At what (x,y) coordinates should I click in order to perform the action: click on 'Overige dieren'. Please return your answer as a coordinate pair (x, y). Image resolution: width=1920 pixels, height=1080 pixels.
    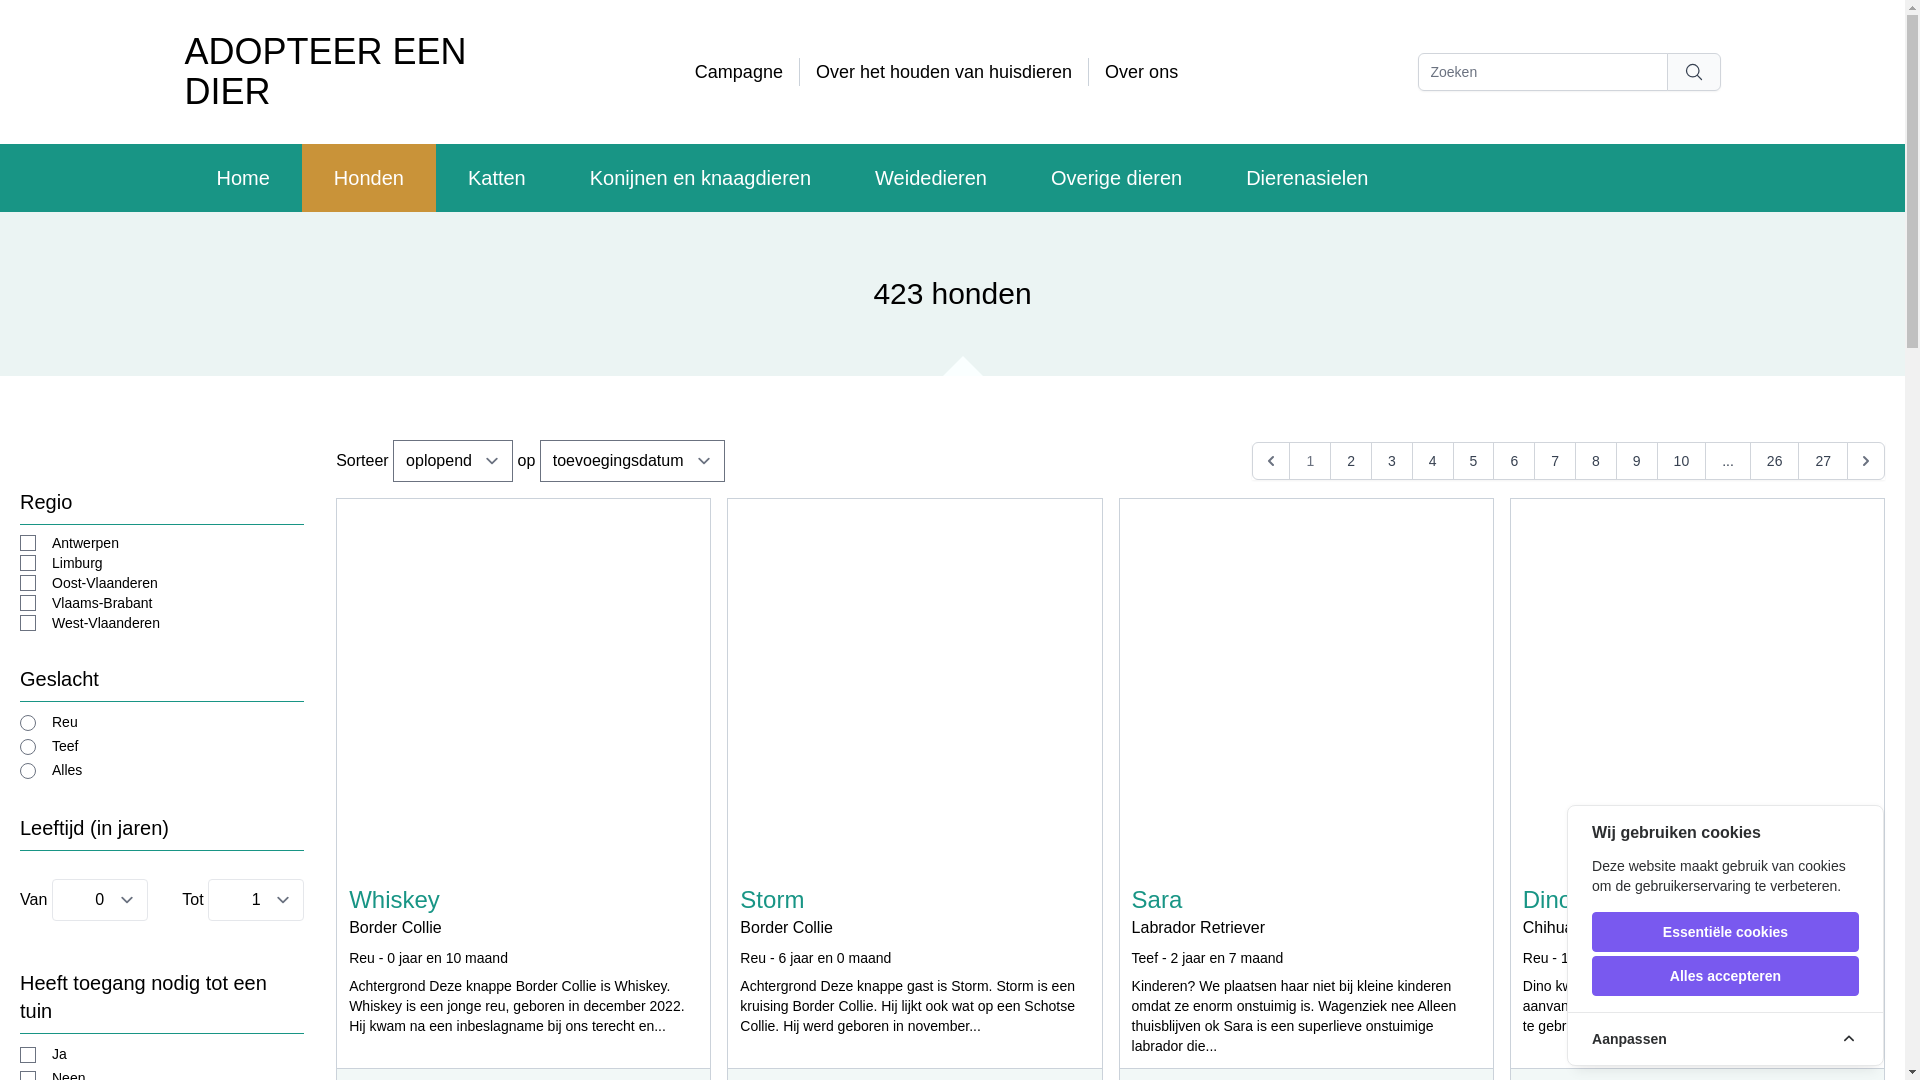
    Looking at the image, I should click on (1115, 176).